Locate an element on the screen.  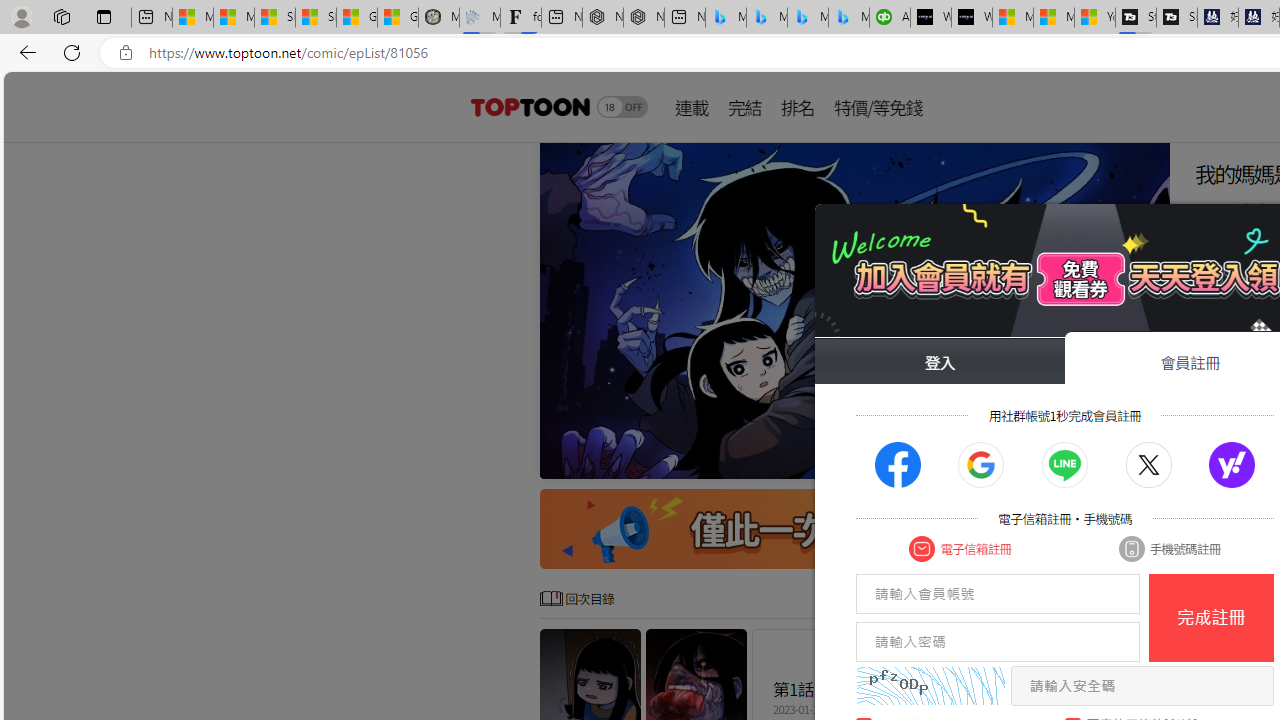
'Accounting Software for Accountants, CPAs and Bookkeepers' is located at coordinates (889, 17).